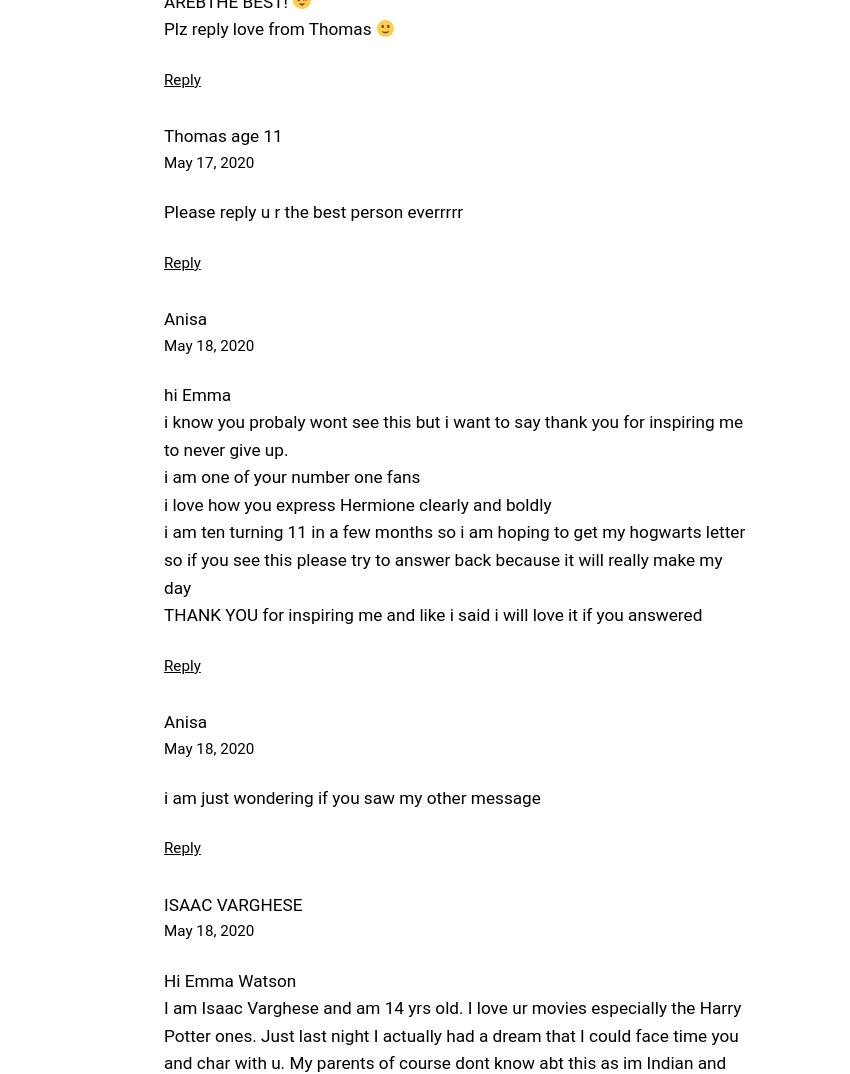  I want to click on 'hi Emma', so click(196, 394).